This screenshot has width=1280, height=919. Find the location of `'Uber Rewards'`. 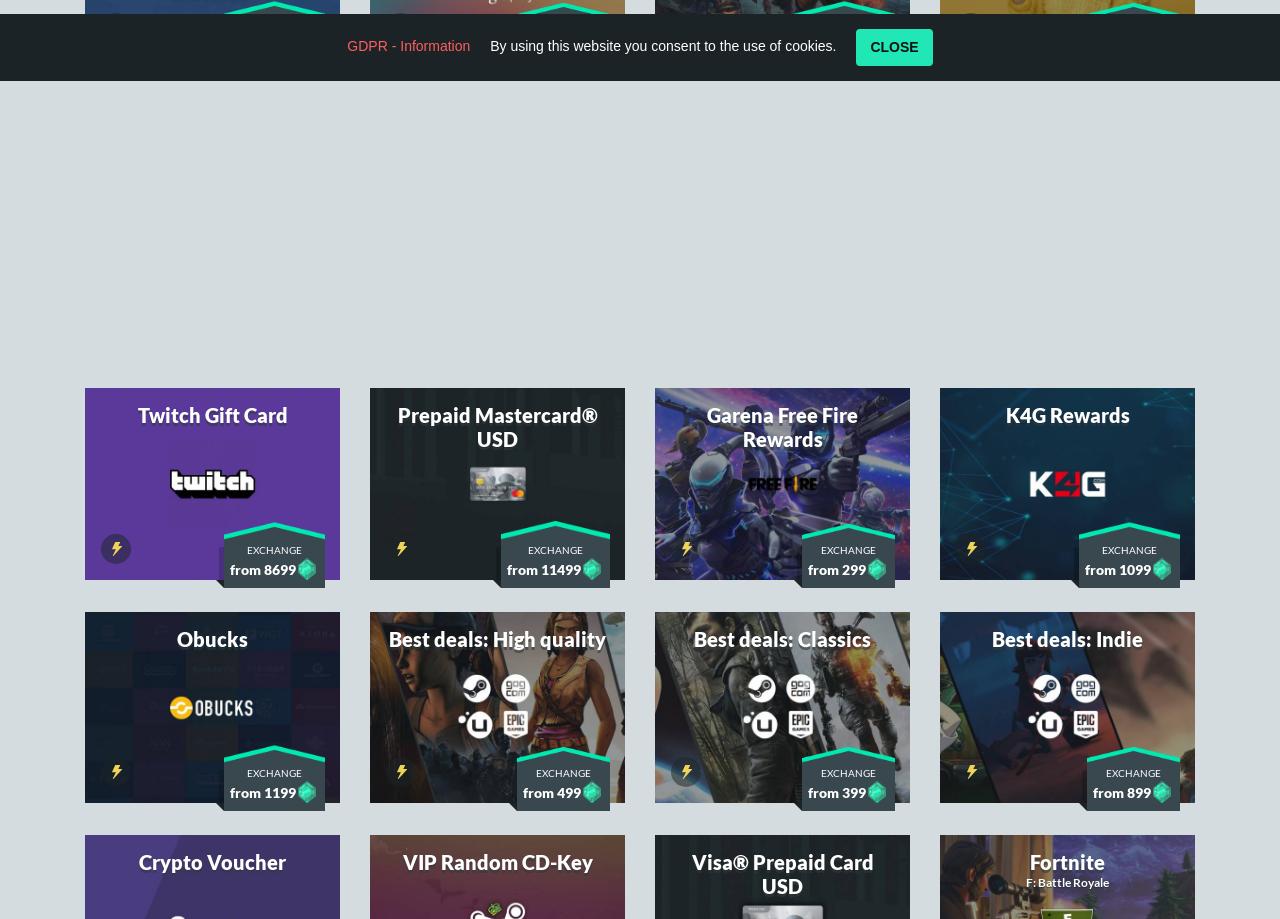

'Uber Rewards' is located at coordinates (1066, 853).